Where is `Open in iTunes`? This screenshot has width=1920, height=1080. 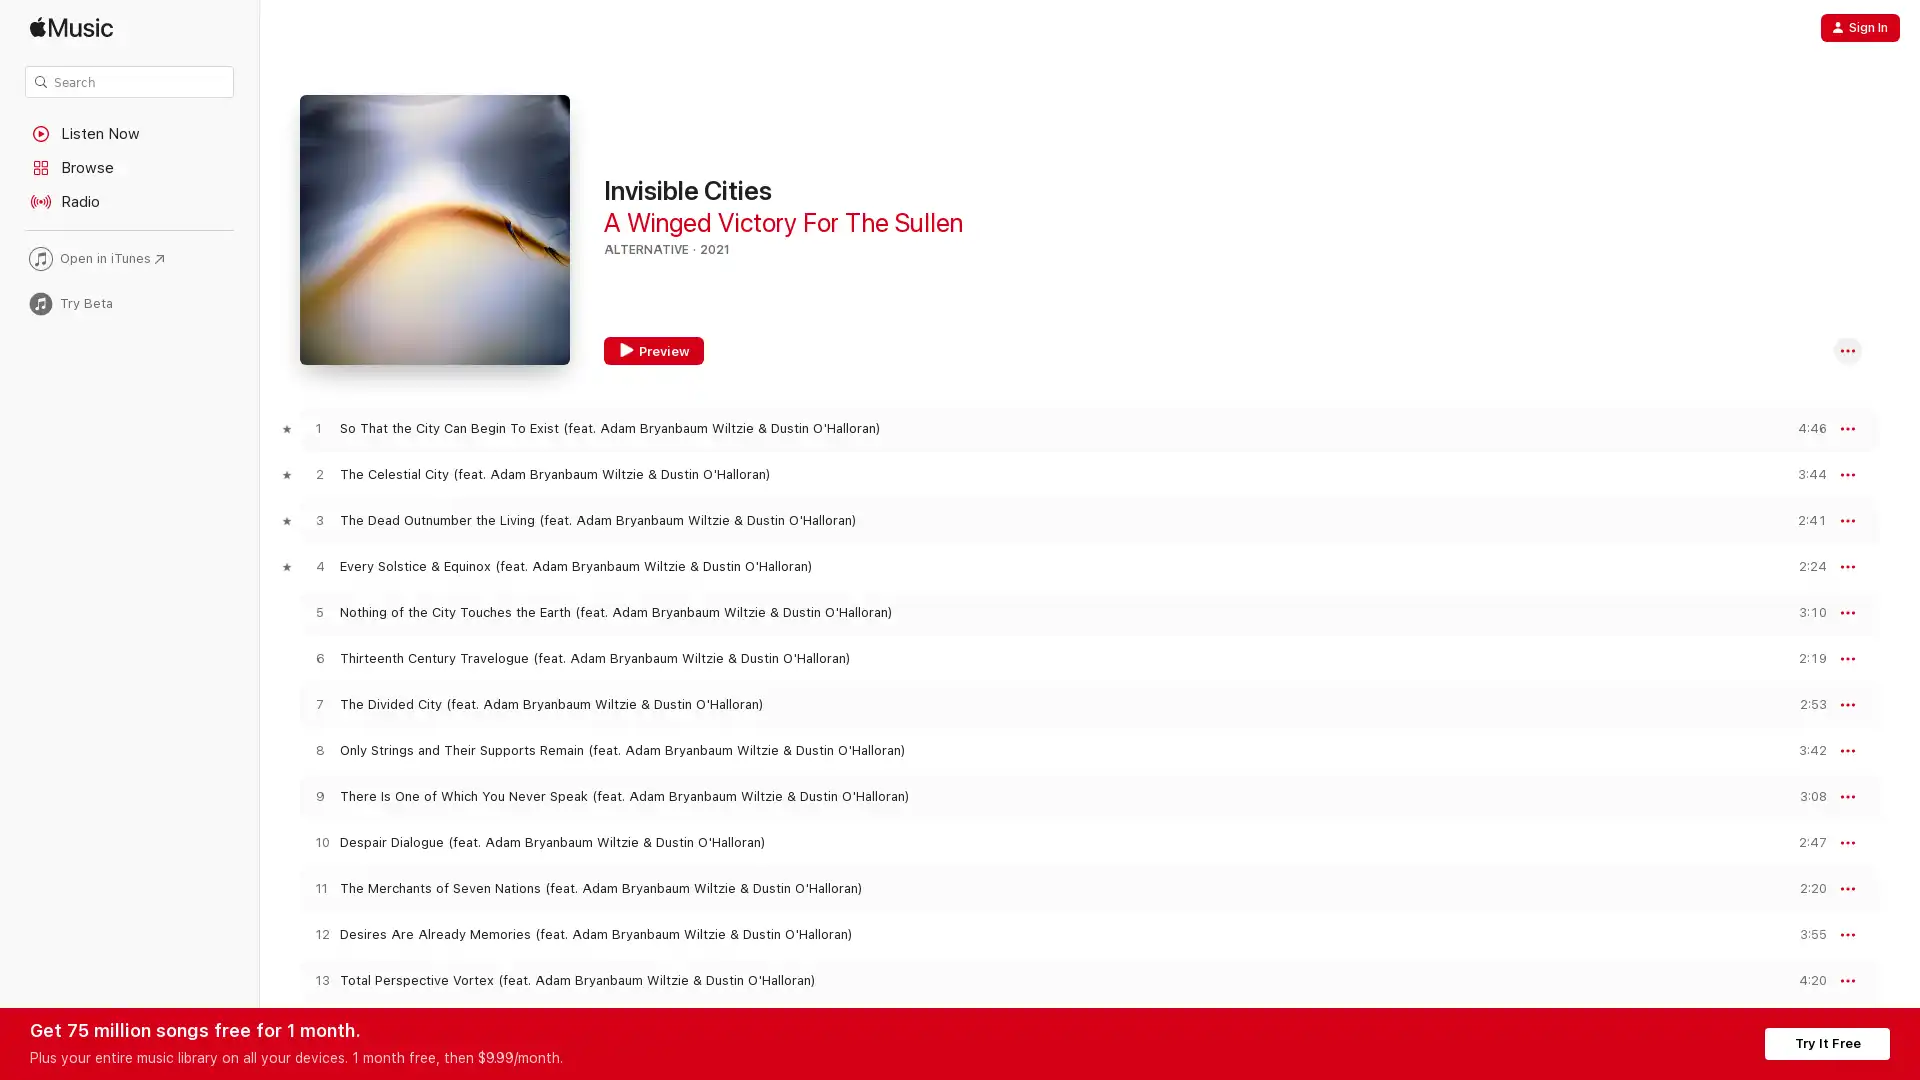 Open in iTunes is located at coordinates (128, 257).